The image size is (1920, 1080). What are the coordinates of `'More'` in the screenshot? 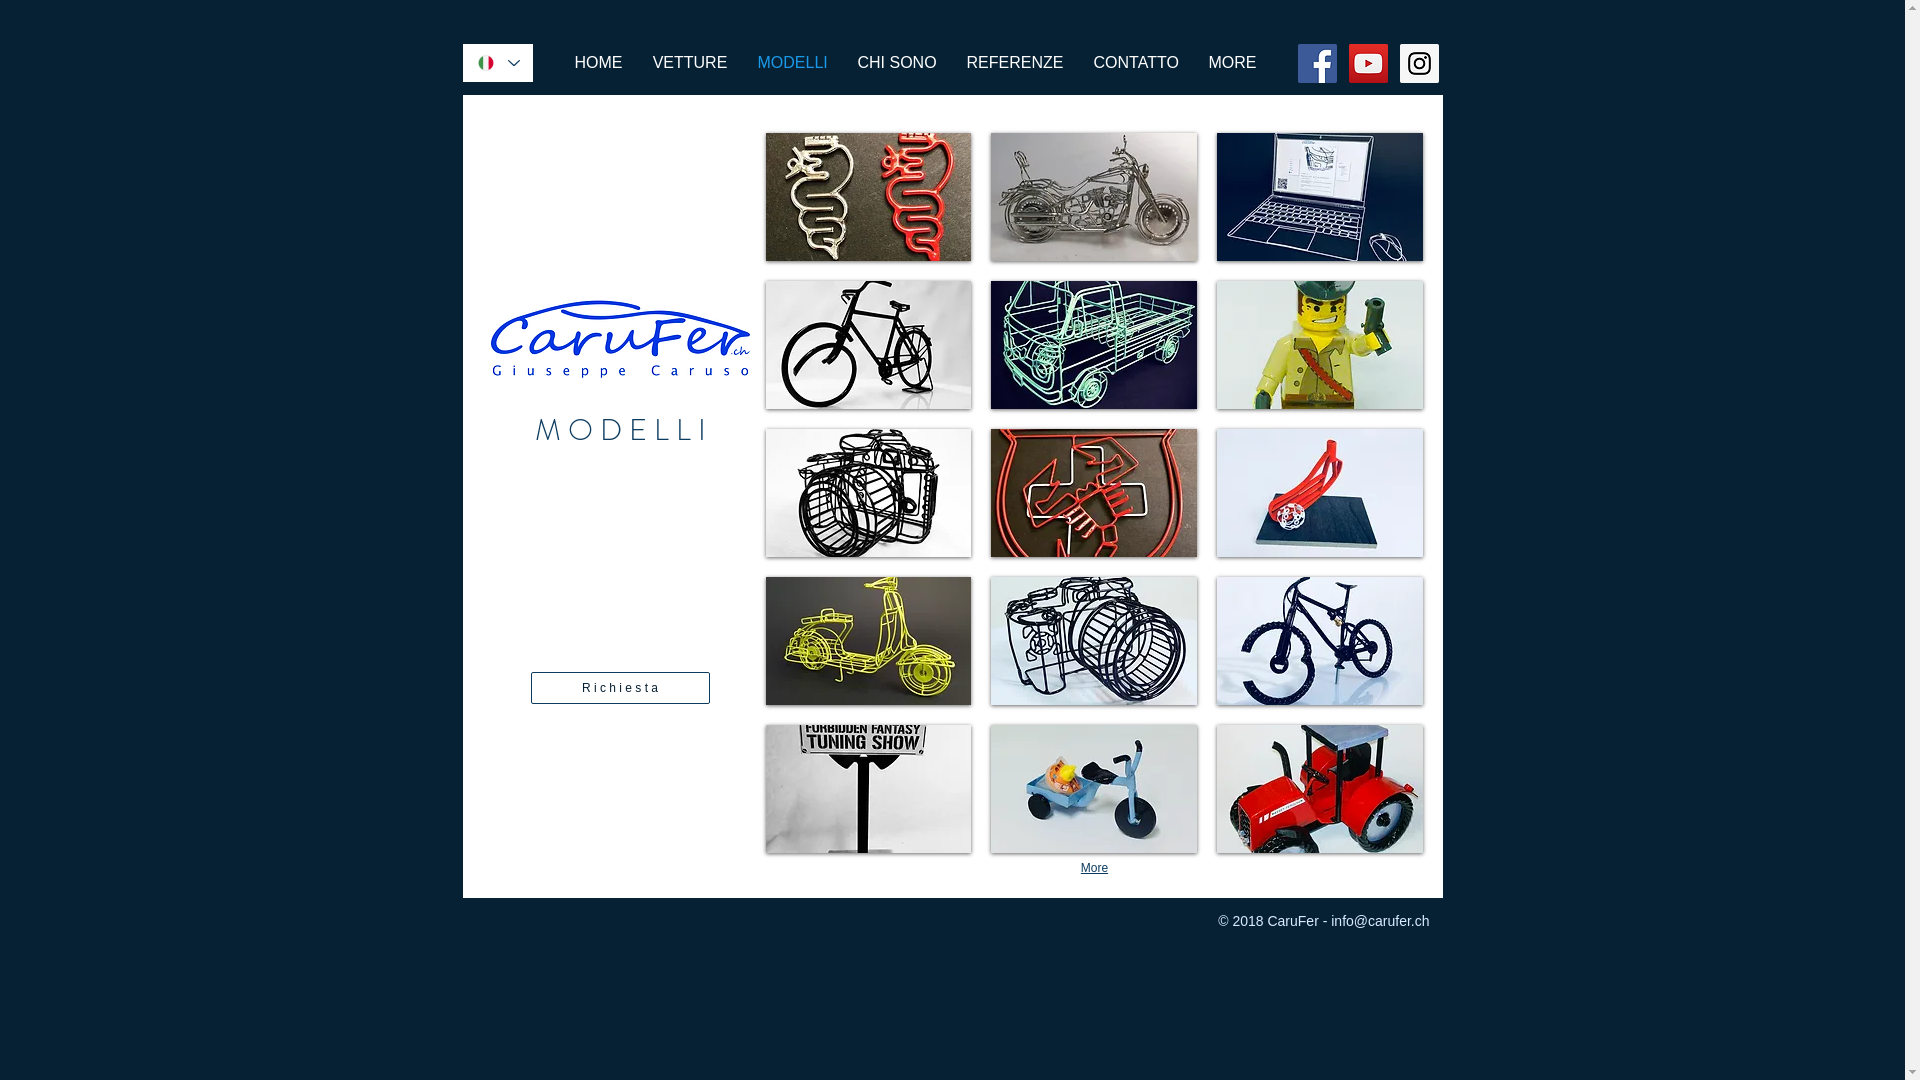 It's located at (1093, 867).